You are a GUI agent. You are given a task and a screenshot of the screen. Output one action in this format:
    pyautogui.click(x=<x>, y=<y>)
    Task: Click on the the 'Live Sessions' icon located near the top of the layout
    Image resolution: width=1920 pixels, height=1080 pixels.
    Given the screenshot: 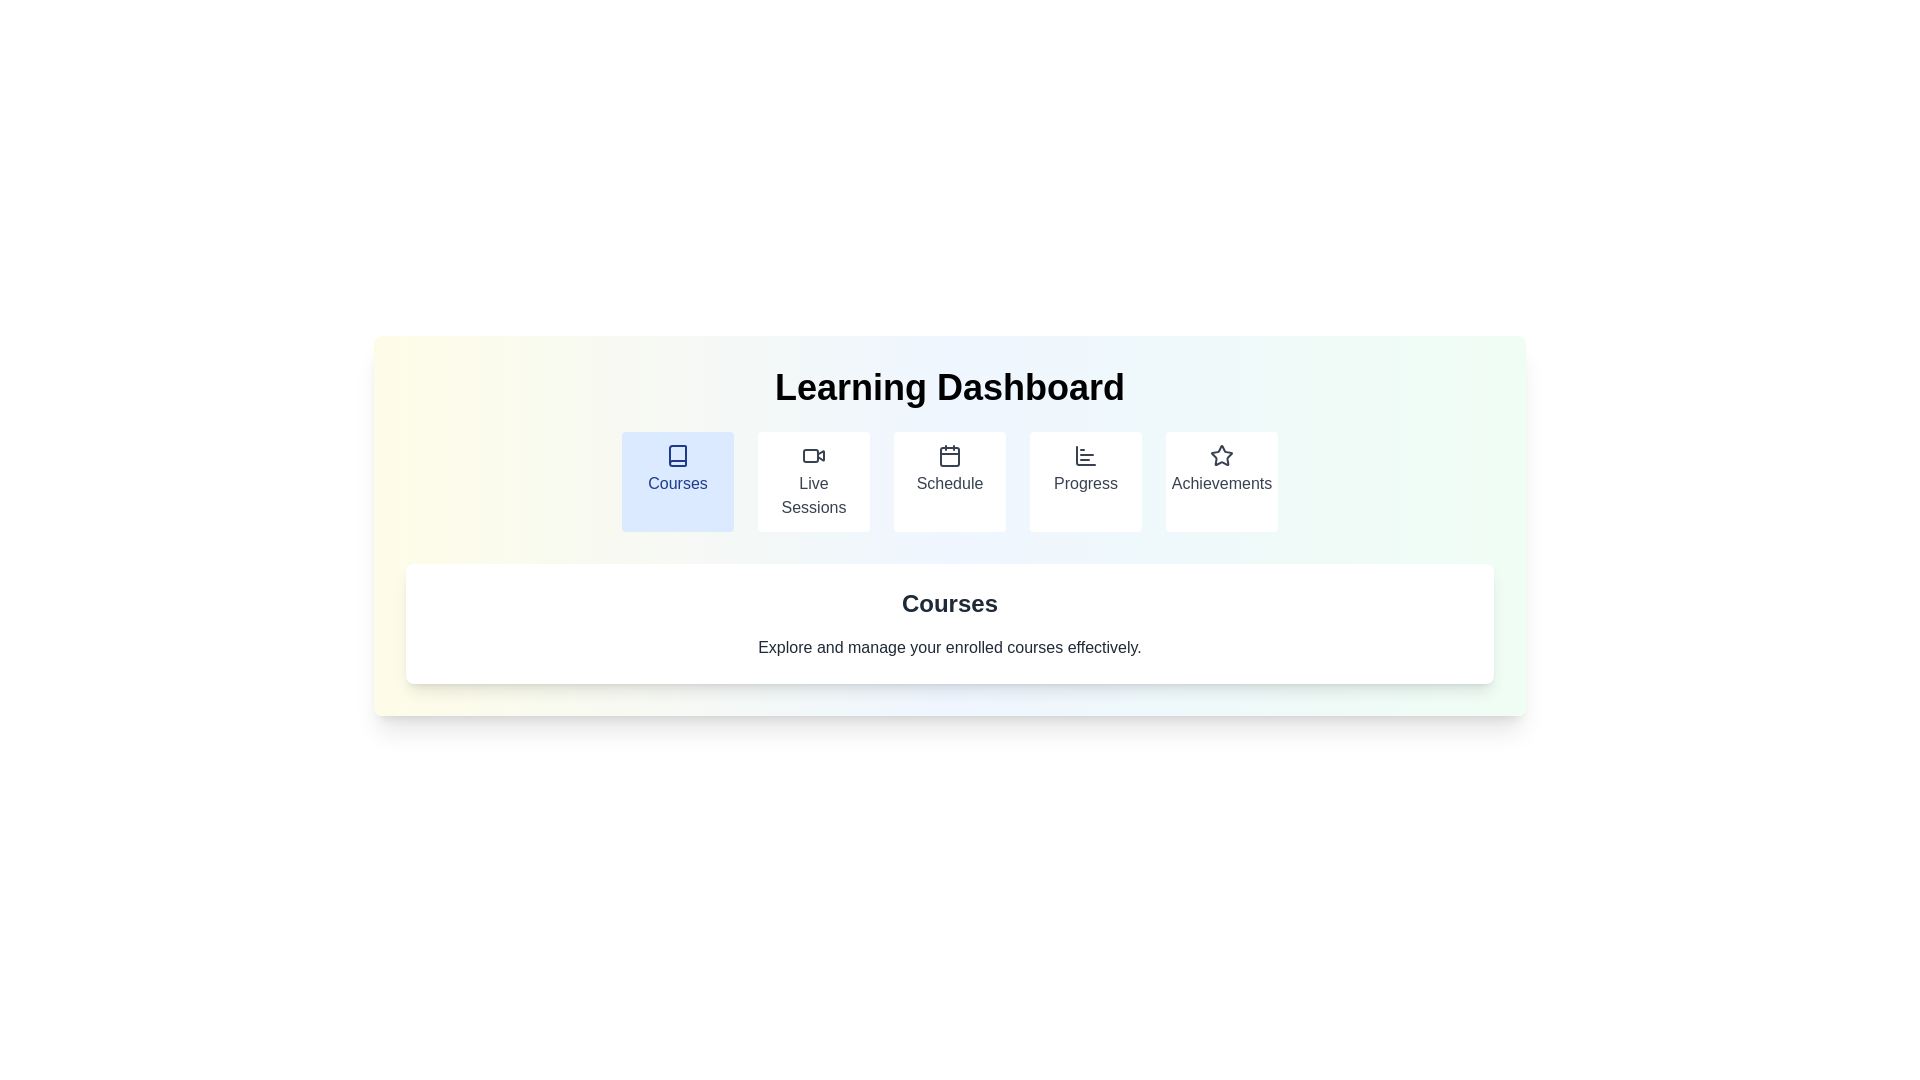 What is the action you would take?
    pyautogui.click(x=814, y=455)
    